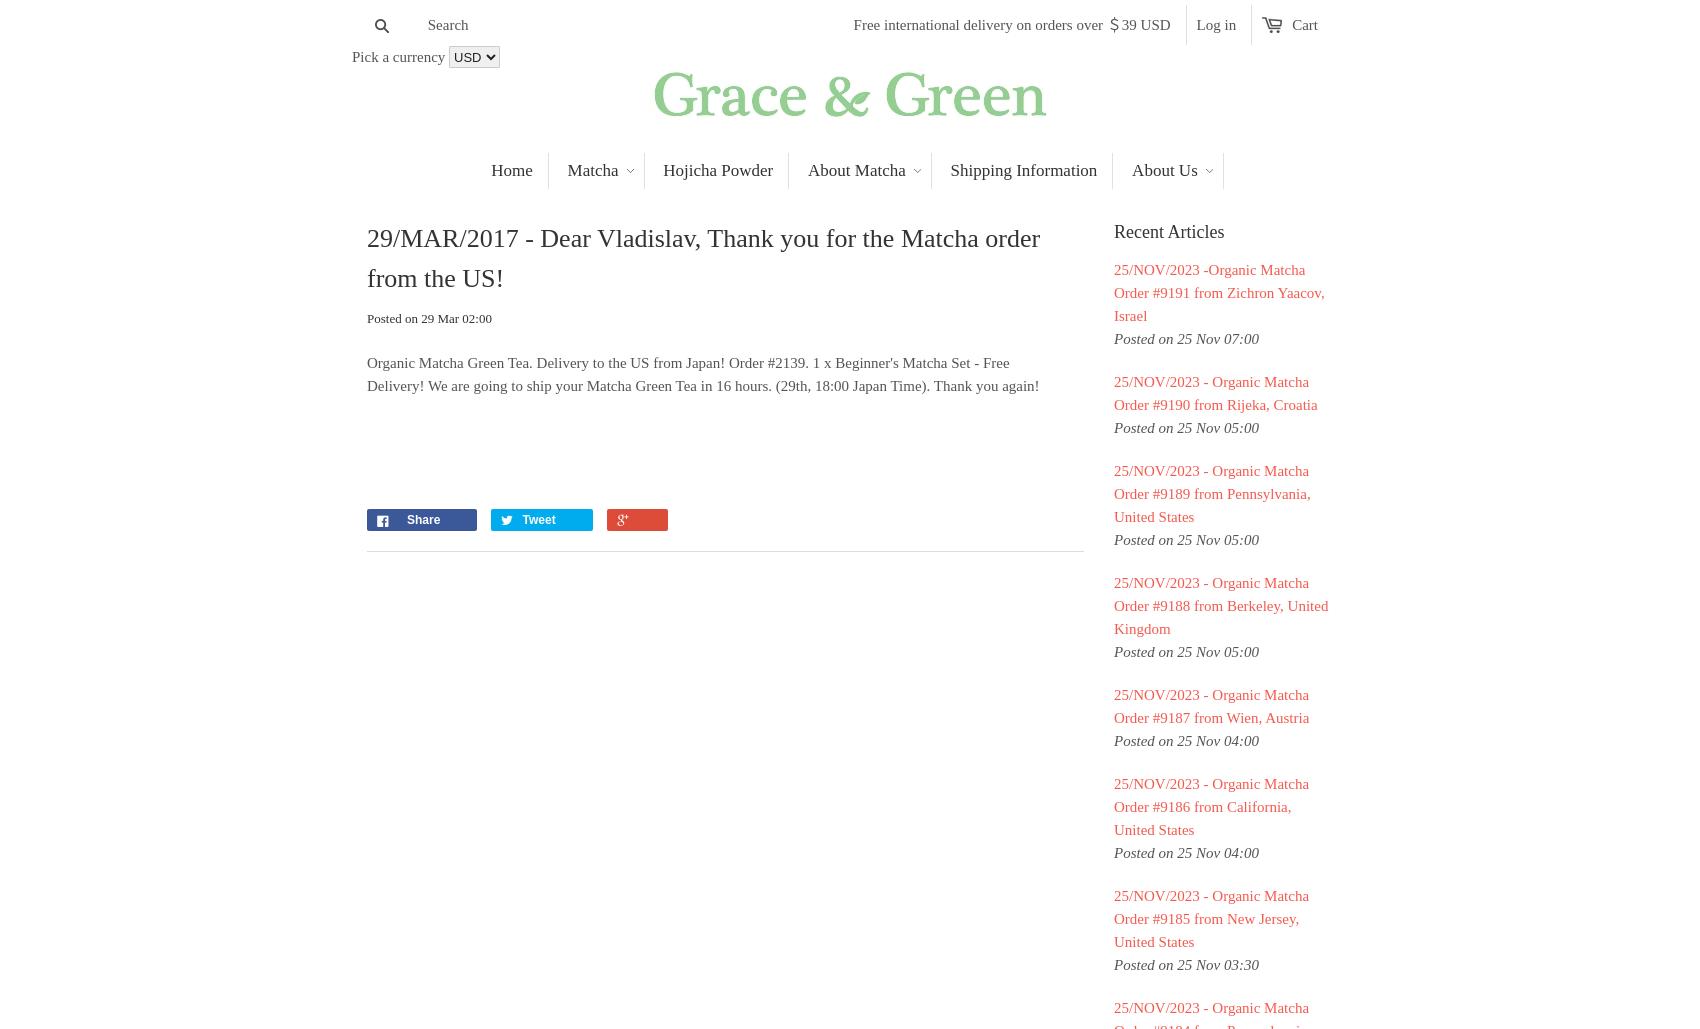  Describe the element at coordinates (856, 170) in the screenshot. I see `'About Matcha'` at that location.